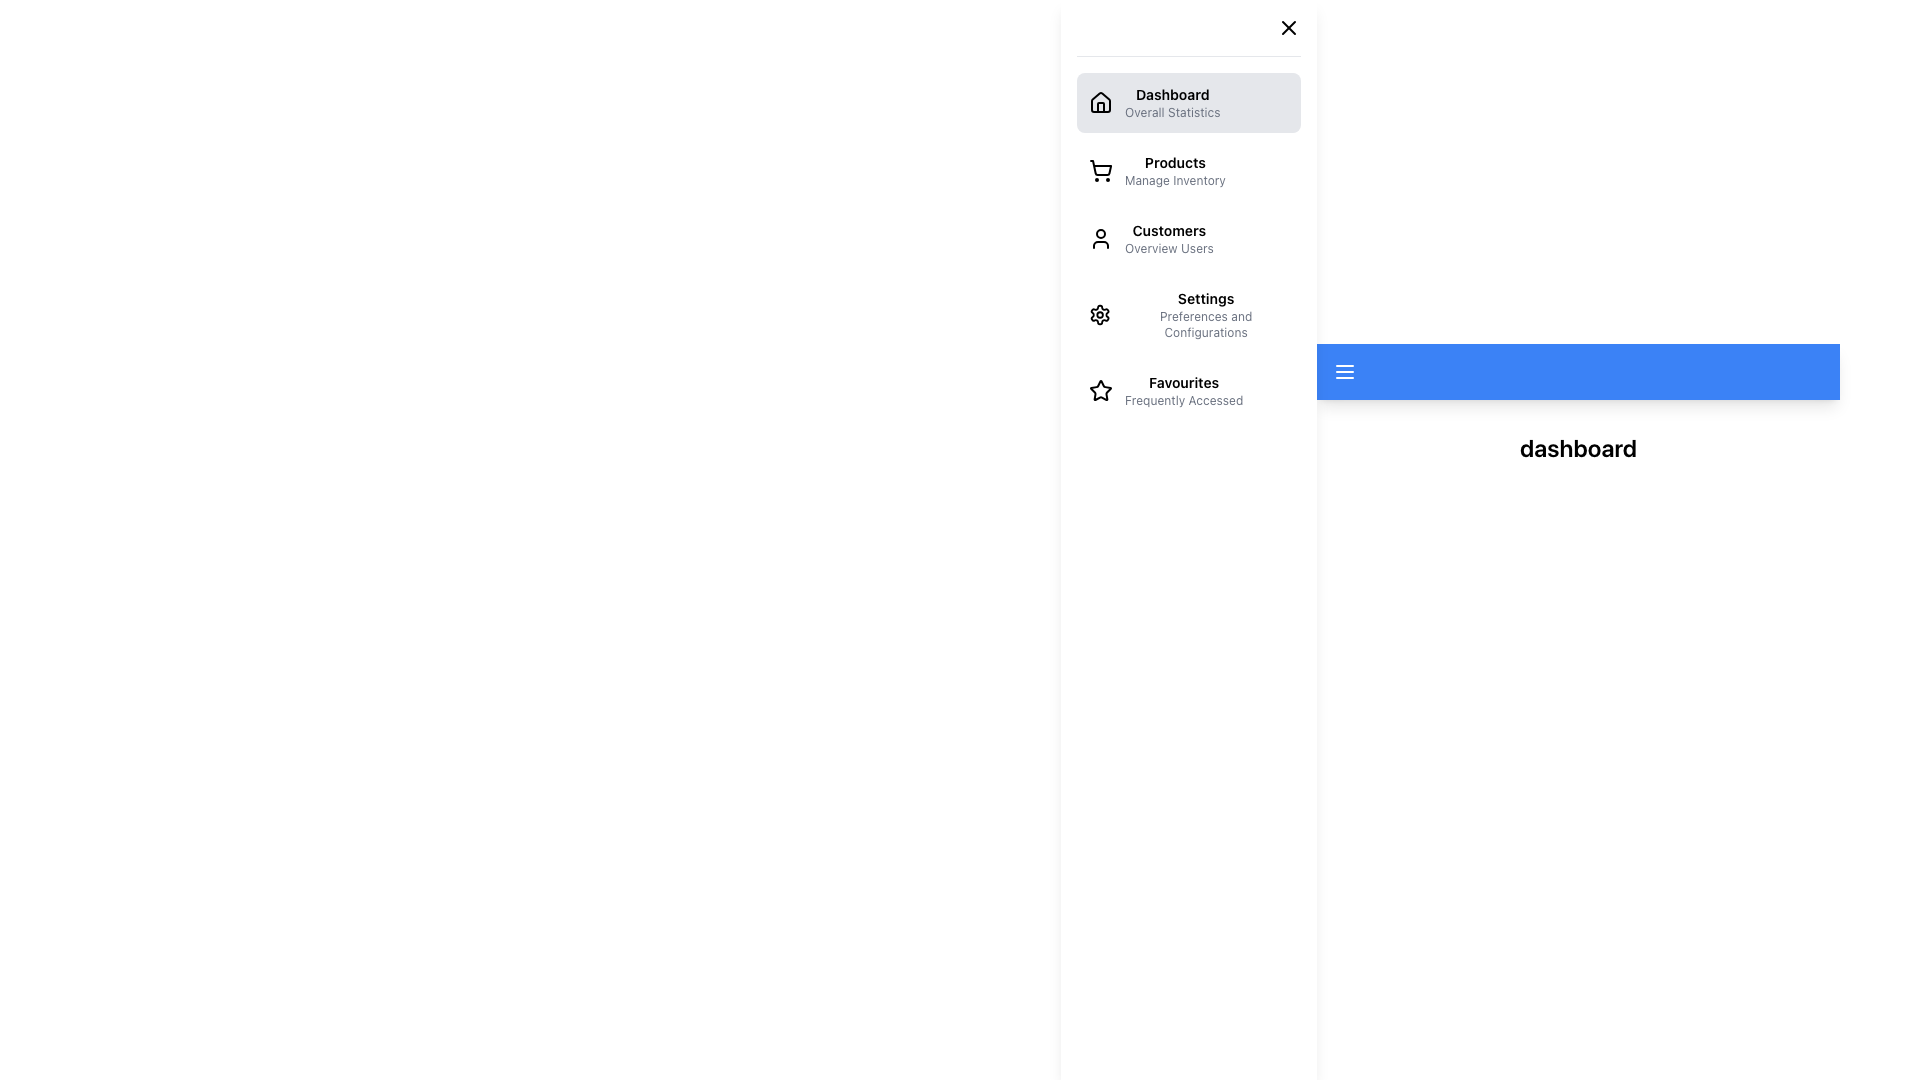 This screenshot has height=1080, width=1920. I want to click on the descriptive text label for the 'Settings' section in the left sidebar navigation menu, which provides context for the 'Settings' option, so click(1205, 323).